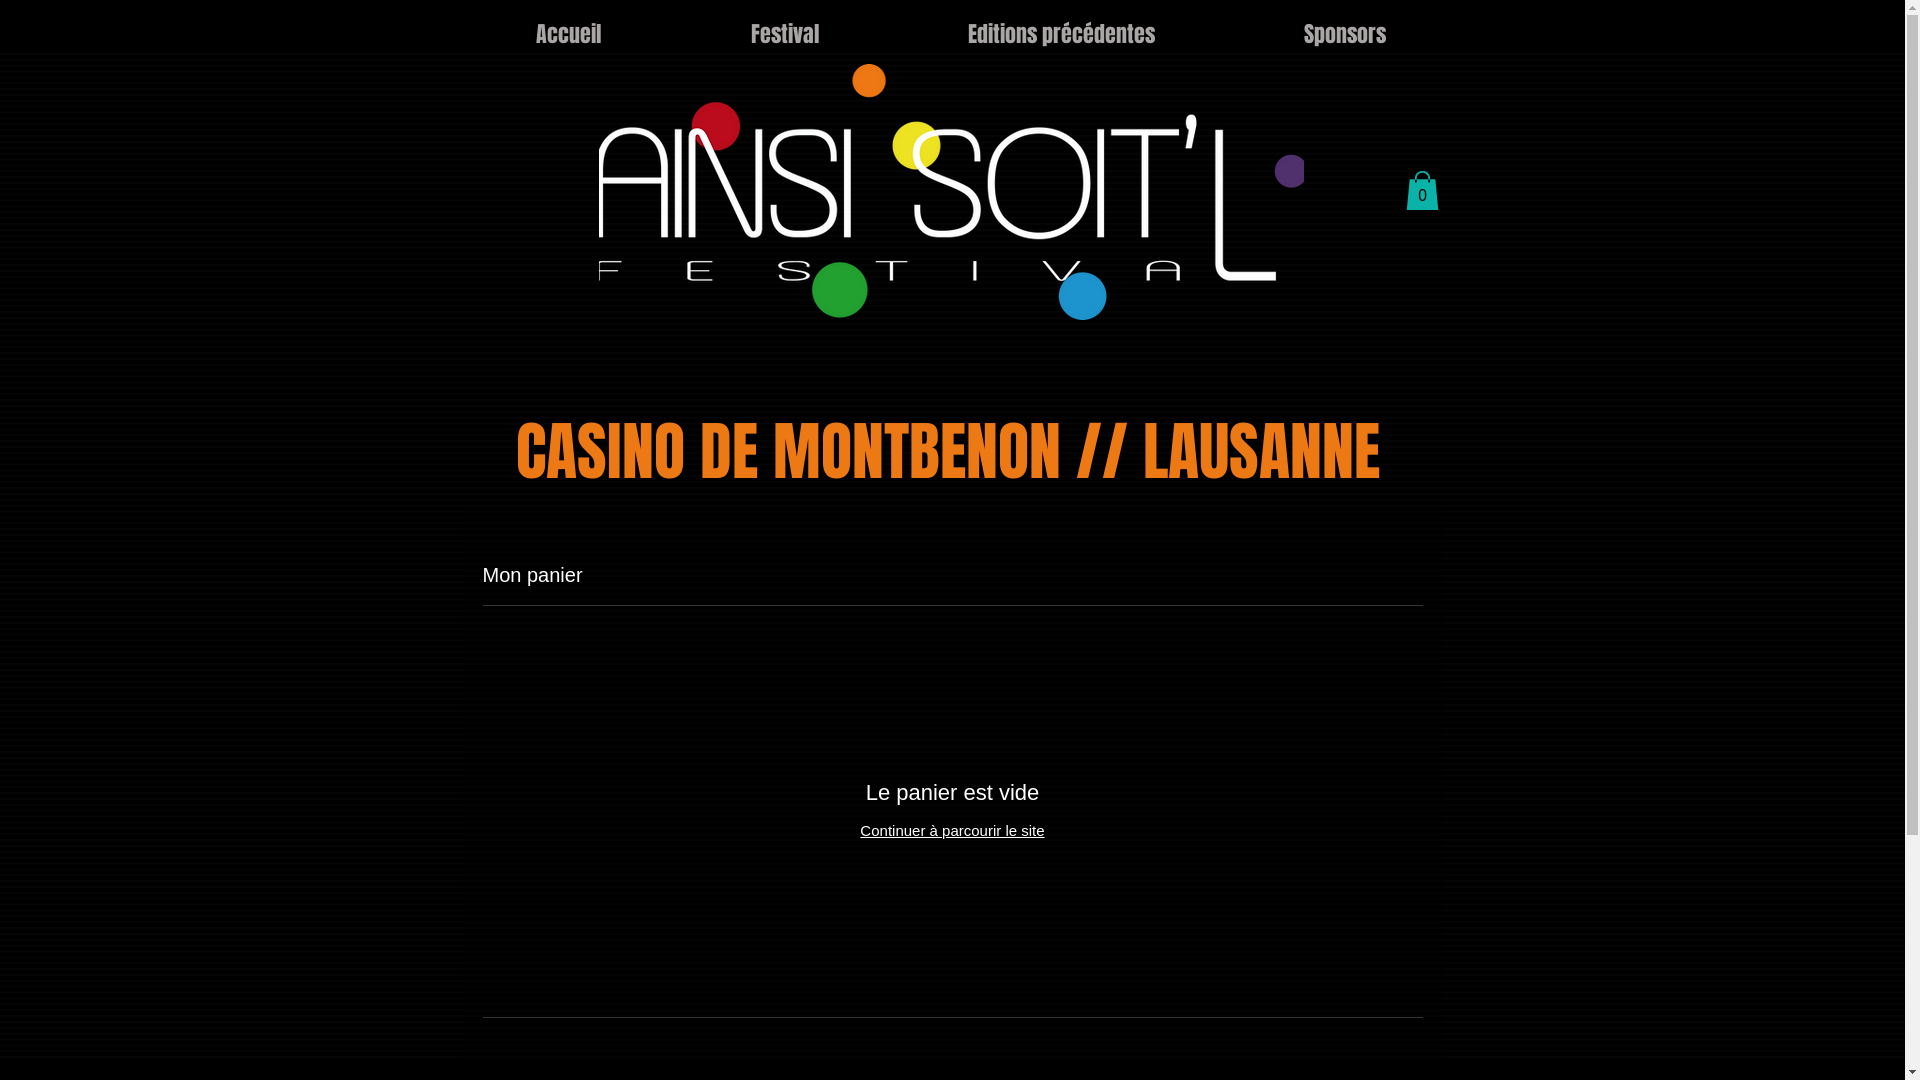  Describe the element at coordinates (1421, 190) in the screenshot. I see `'0'` at that location.